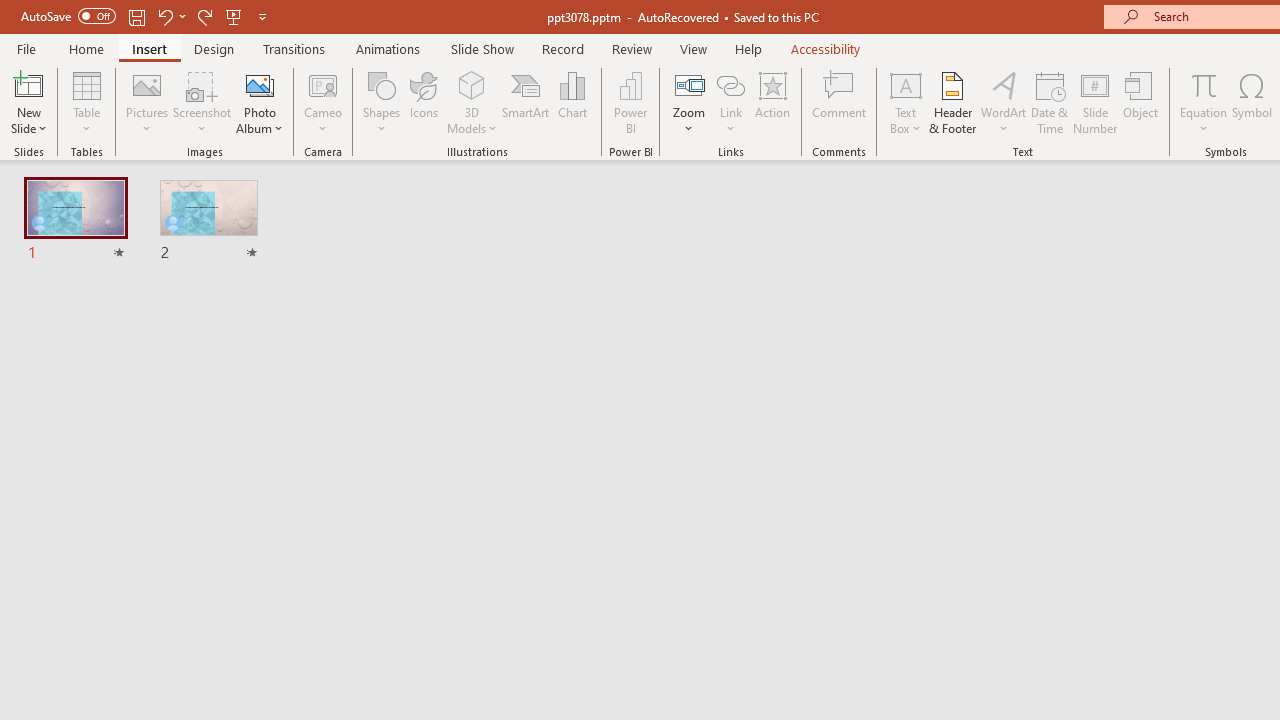 The height and width of the screenshot is (720, 1280). Describe the element at coordinates (144, 16) in the screenshot. I see `'Quick Access Toolbar'` at that location.